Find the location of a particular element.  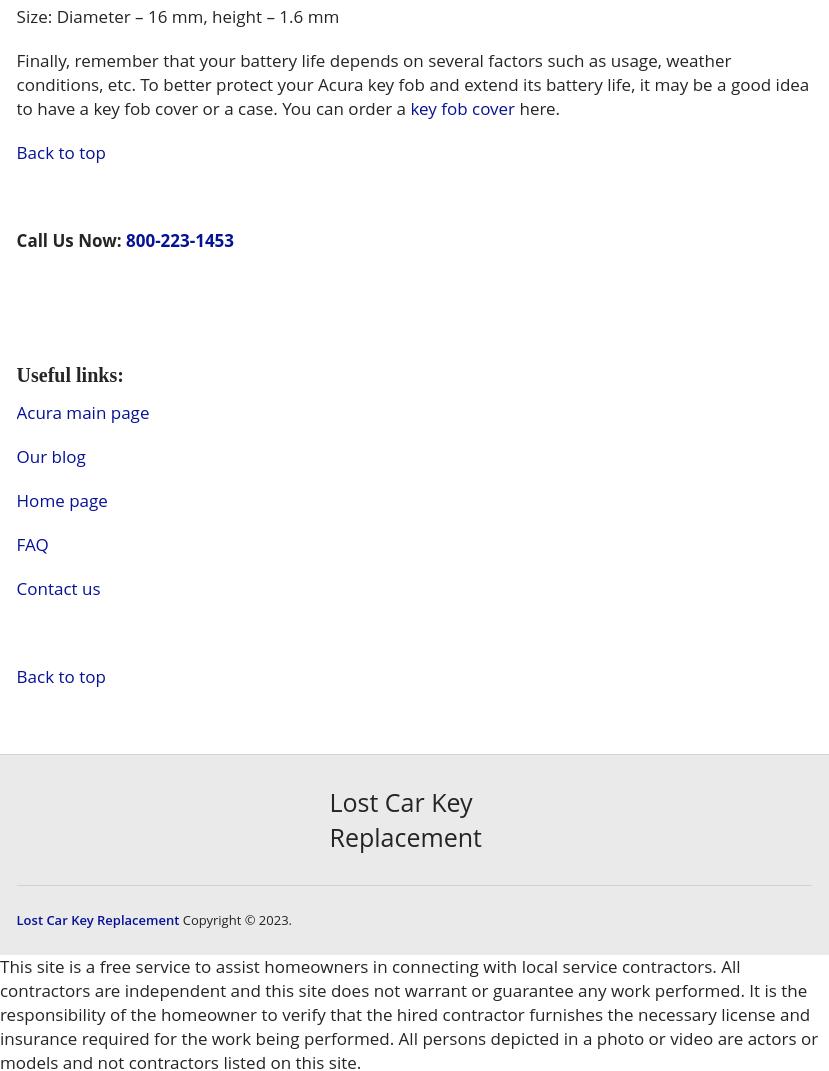

'Size: Diameter – 16 mm, height – 1.6 mm' is located at coordinates (15, 14).